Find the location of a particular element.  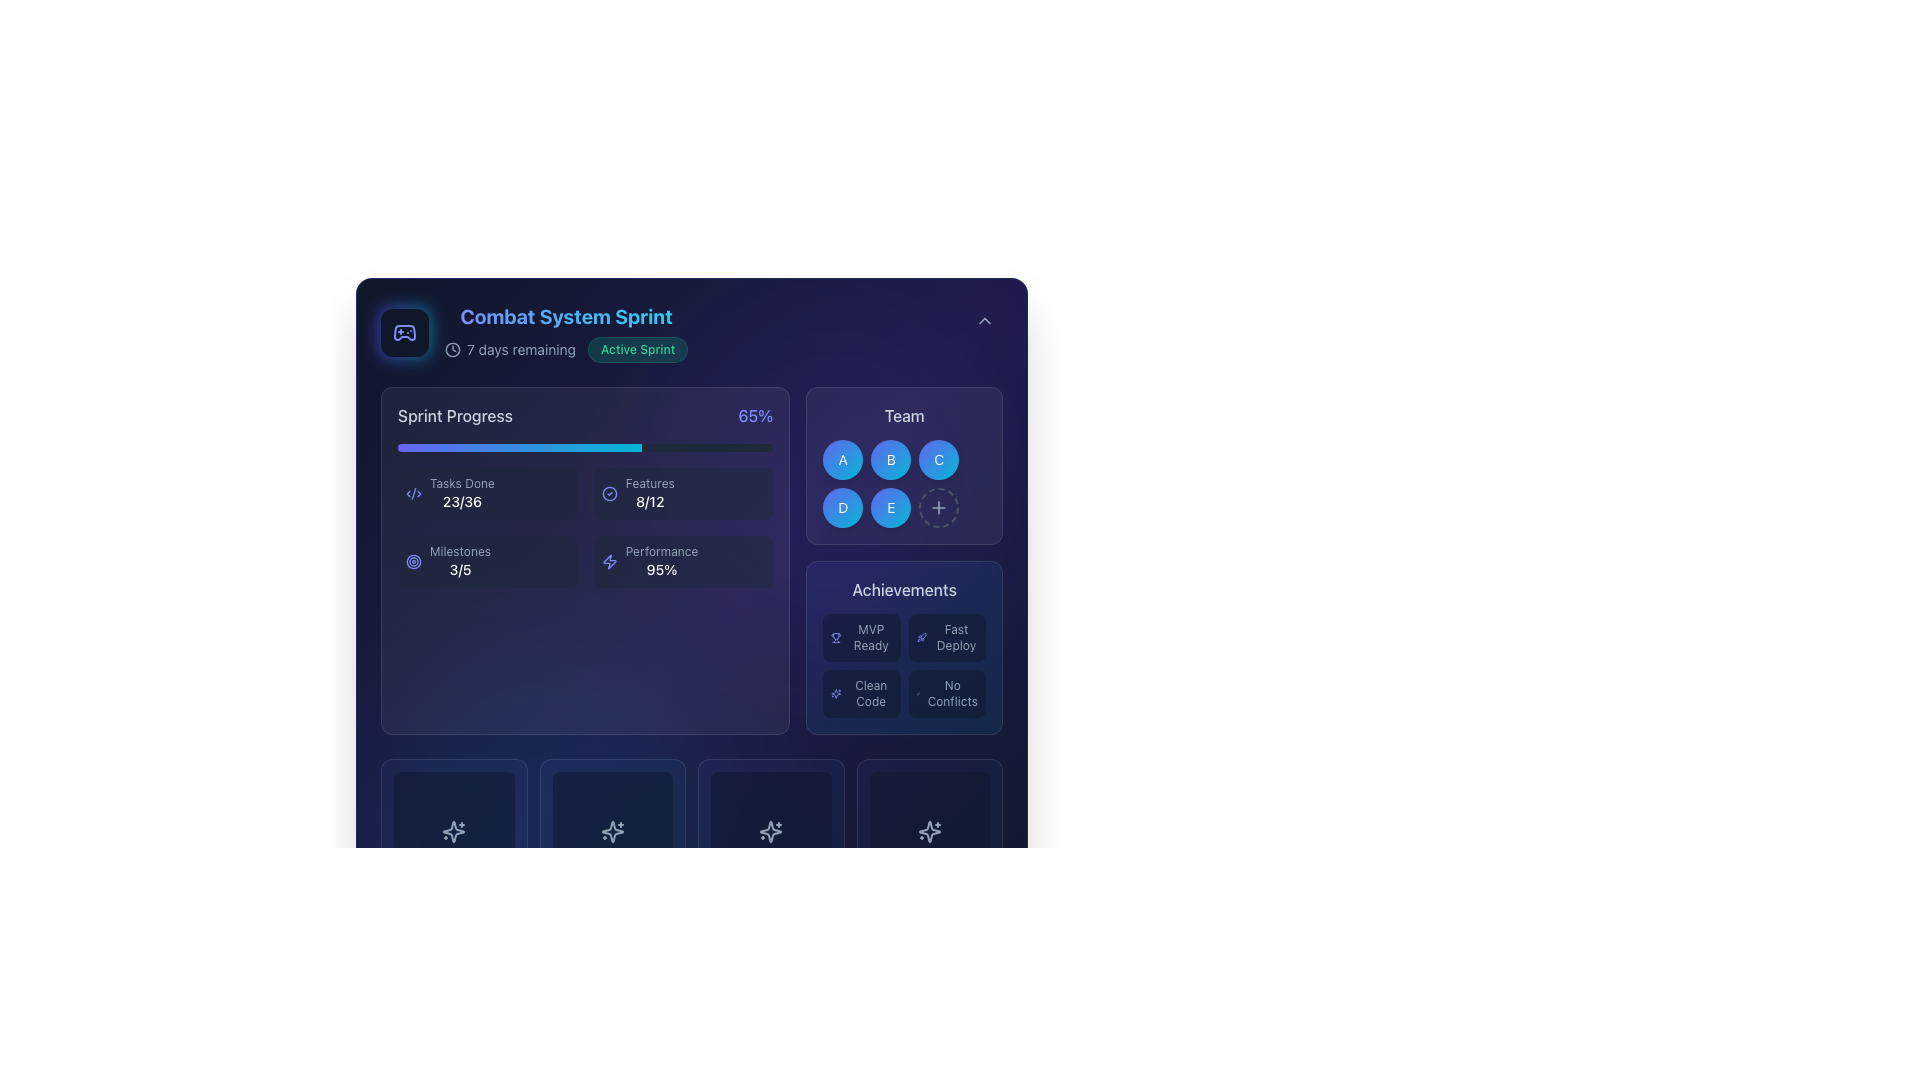

the representation of the light indigo icon resembling a stylized branch structure located in the 'No Conflicts' section of the 'Achievements' group, positioned to the right of the text label 'No Conflicts' is located at coordinates (917, 693).